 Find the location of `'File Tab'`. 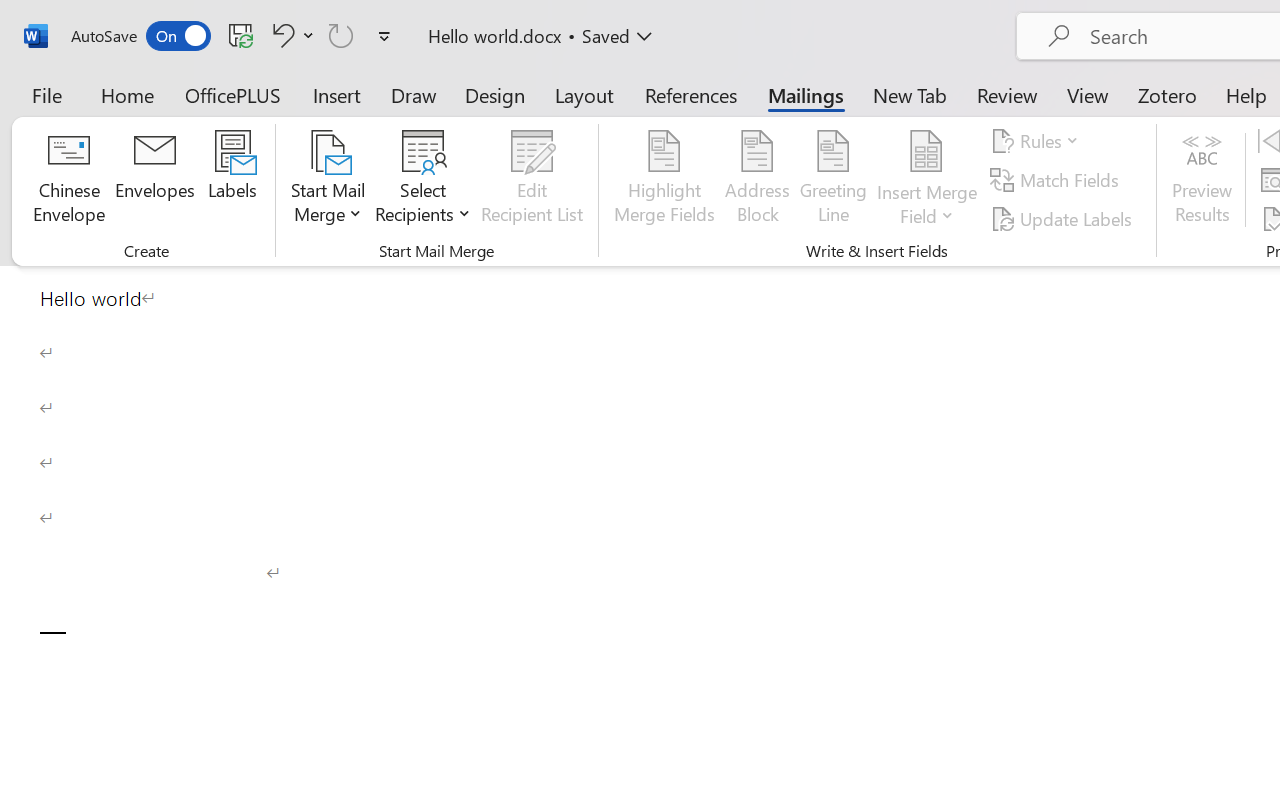

'File Tab' is located at coordinates (46, 94).